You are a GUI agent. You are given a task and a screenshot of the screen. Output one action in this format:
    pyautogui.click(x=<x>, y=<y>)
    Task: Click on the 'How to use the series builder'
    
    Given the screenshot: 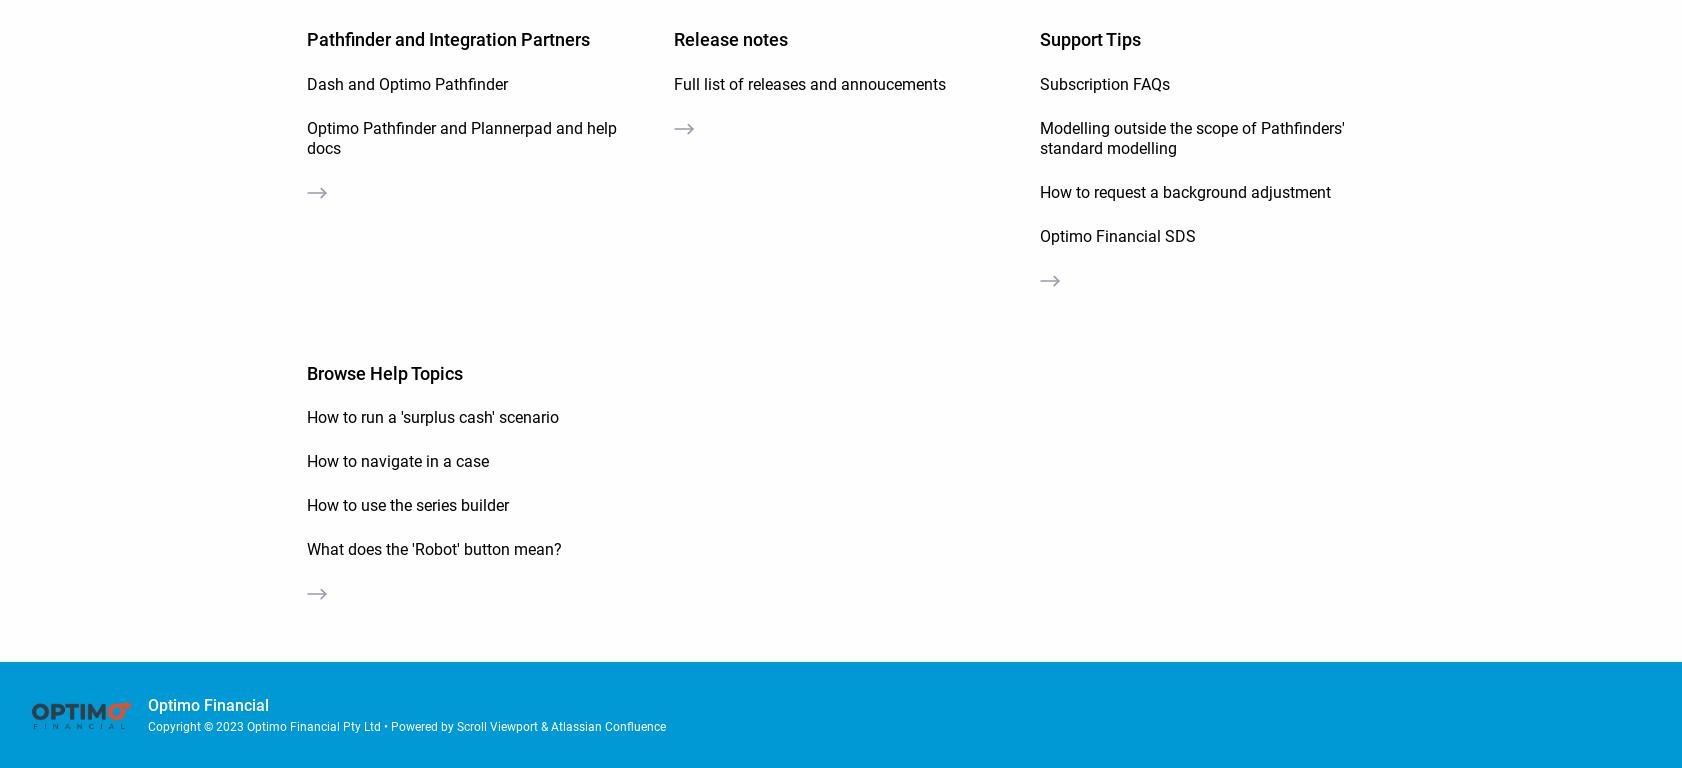 What is the action you would take?
    pyautogui.click(x=407, y=505)
    